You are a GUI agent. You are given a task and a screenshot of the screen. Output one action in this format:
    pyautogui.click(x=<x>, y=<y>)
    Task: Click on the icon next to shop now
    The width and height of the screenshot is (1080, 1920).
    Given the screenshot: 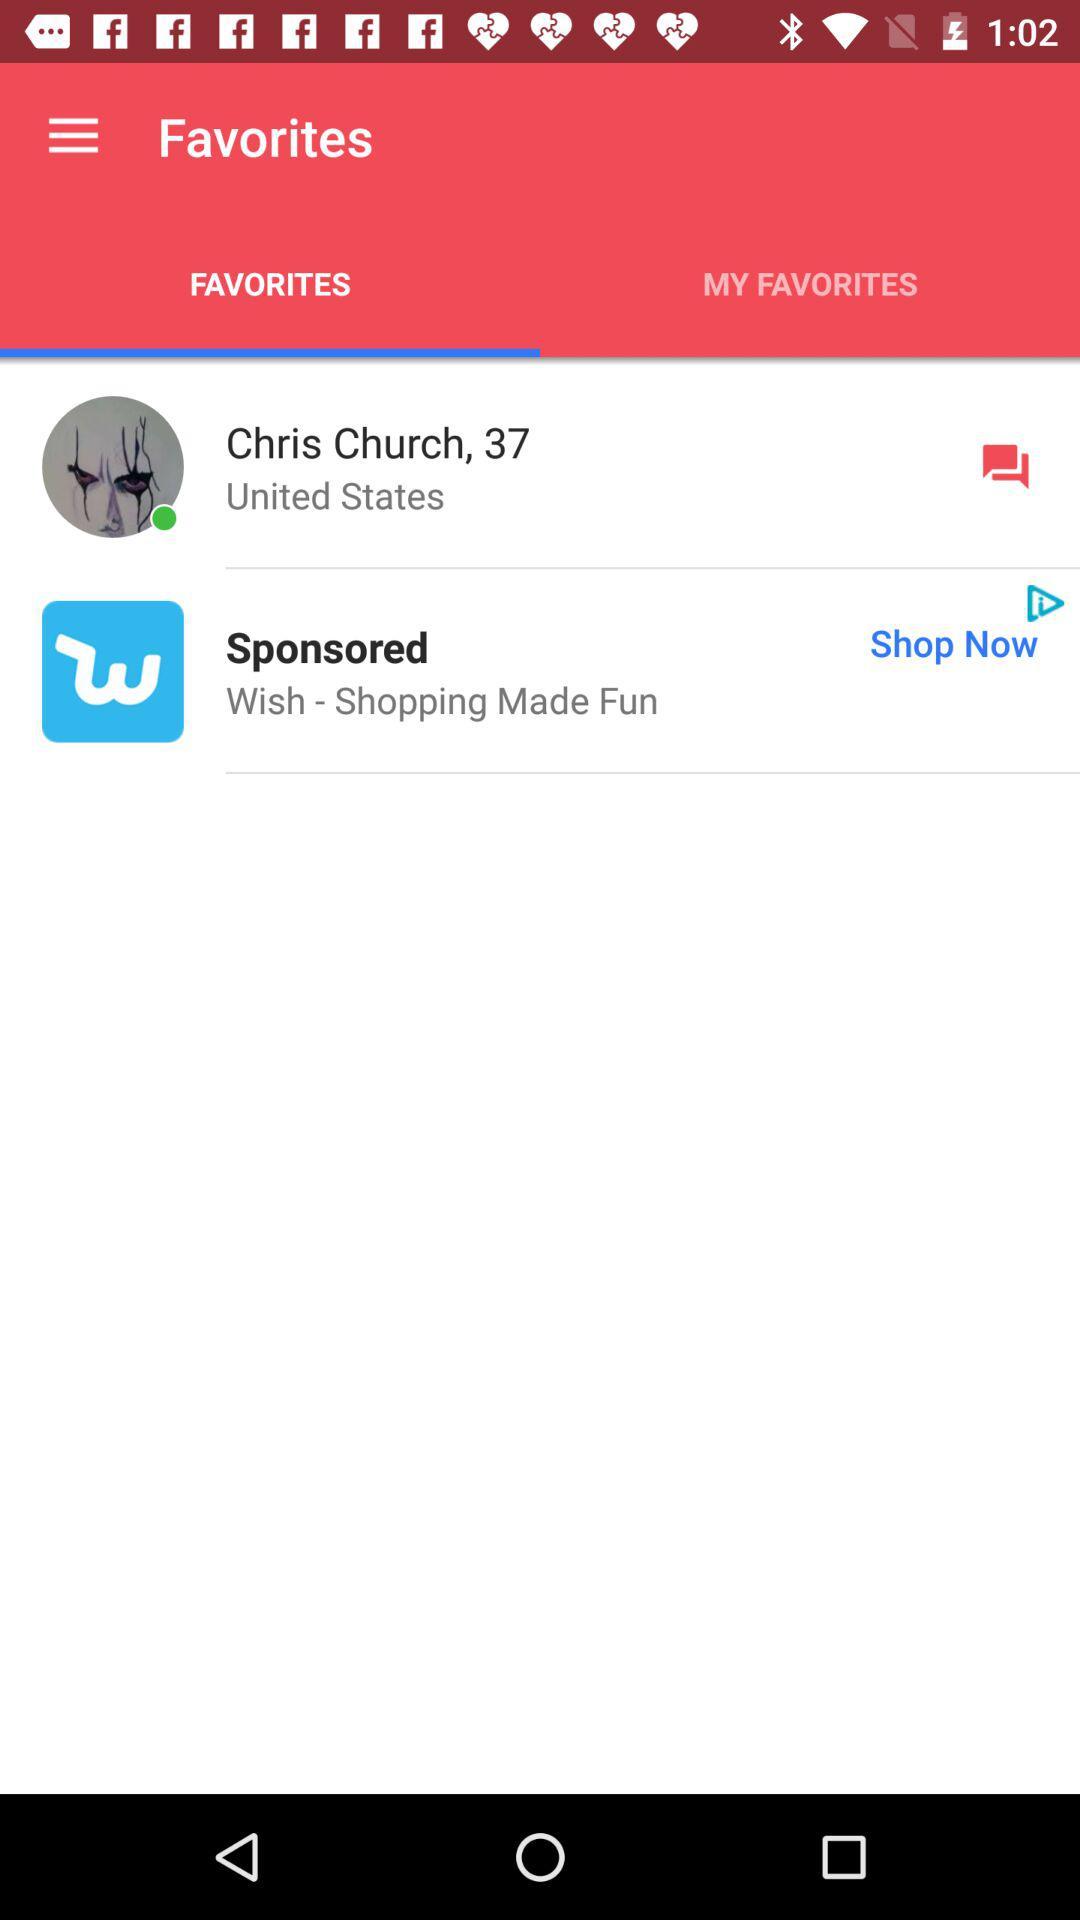 What is the action you would take?
    pyautogui.click(x=326, y=646)
    